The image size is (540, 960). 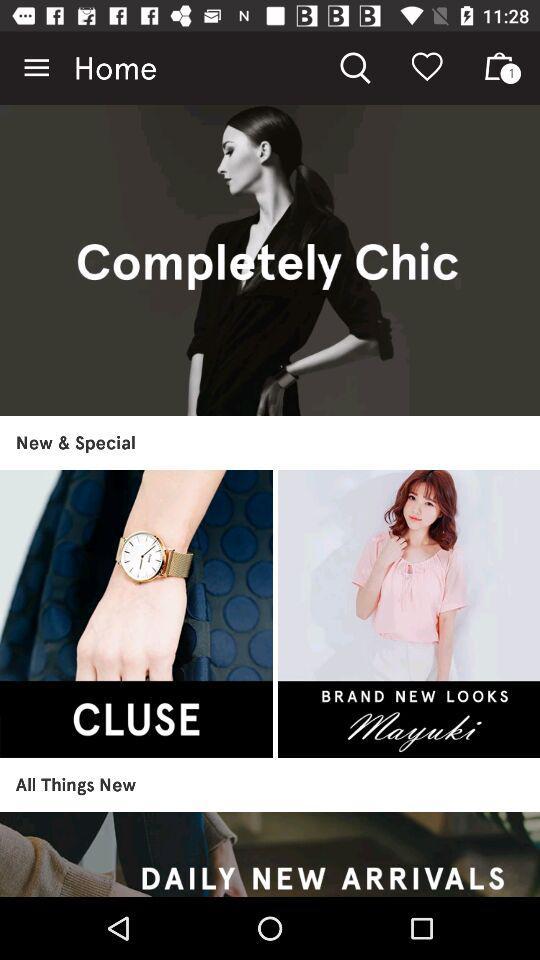 I want to click on the icon at the top left corner, so click(x=36, y=68).